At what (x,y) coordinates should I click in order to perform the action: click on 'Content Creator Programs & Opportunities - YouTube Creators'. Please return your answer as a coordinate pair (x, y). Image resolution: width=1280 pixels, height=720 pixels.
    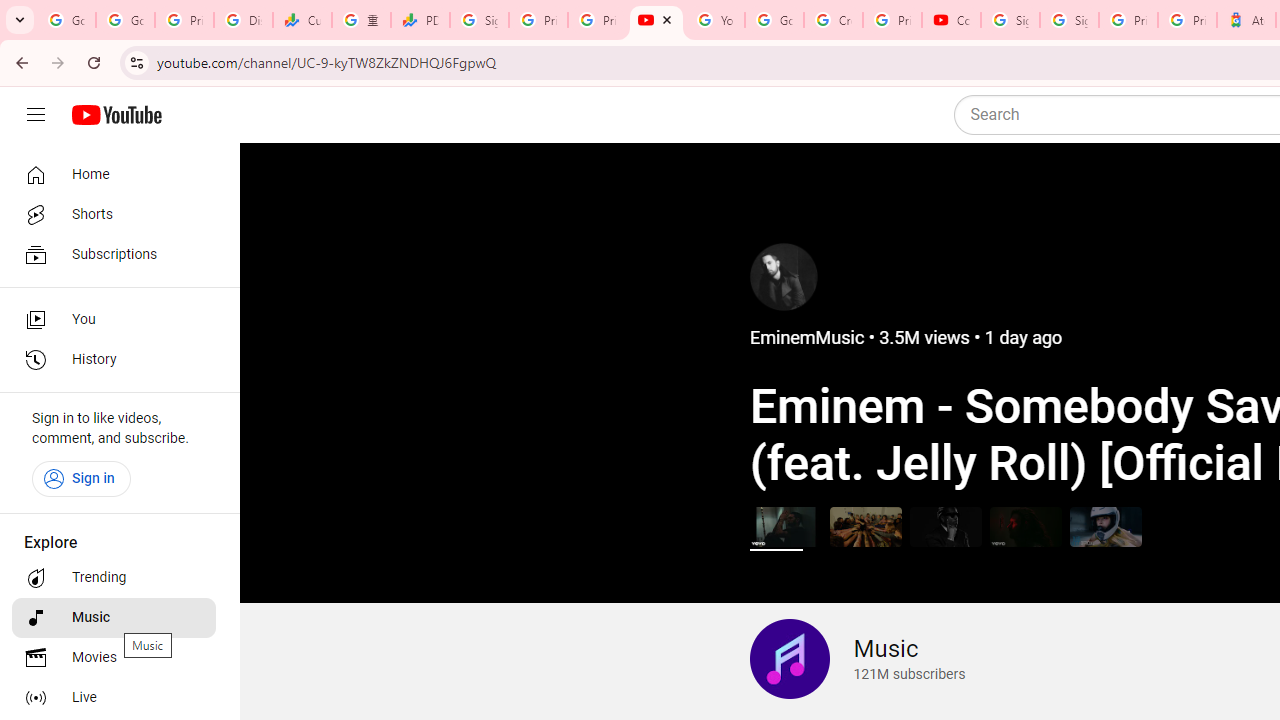
    Looking at the image, I should click on (950, 20).